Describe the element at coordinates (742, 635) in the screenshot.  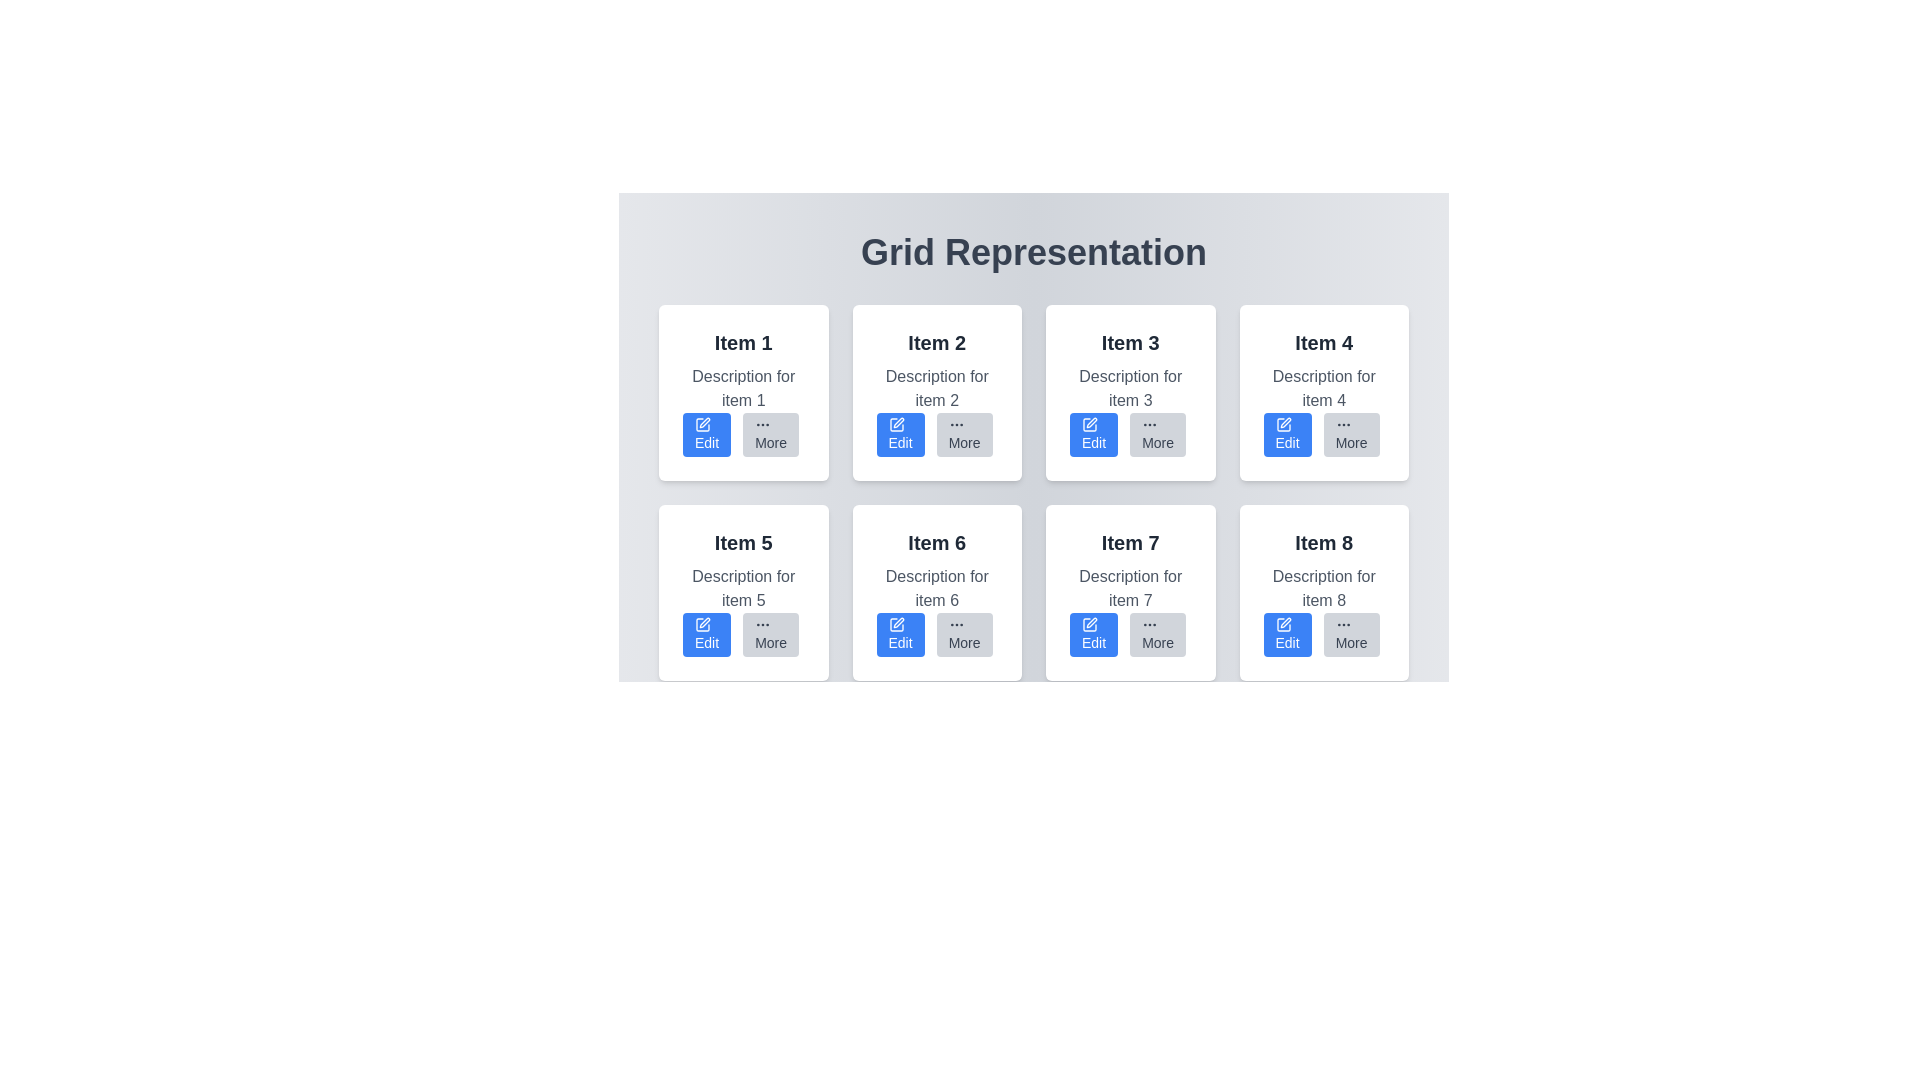
I see `the 'More' button in the interactive control group located at the bottom of the fifth card in the grid layout, which has a gray background and darker text` at that location.